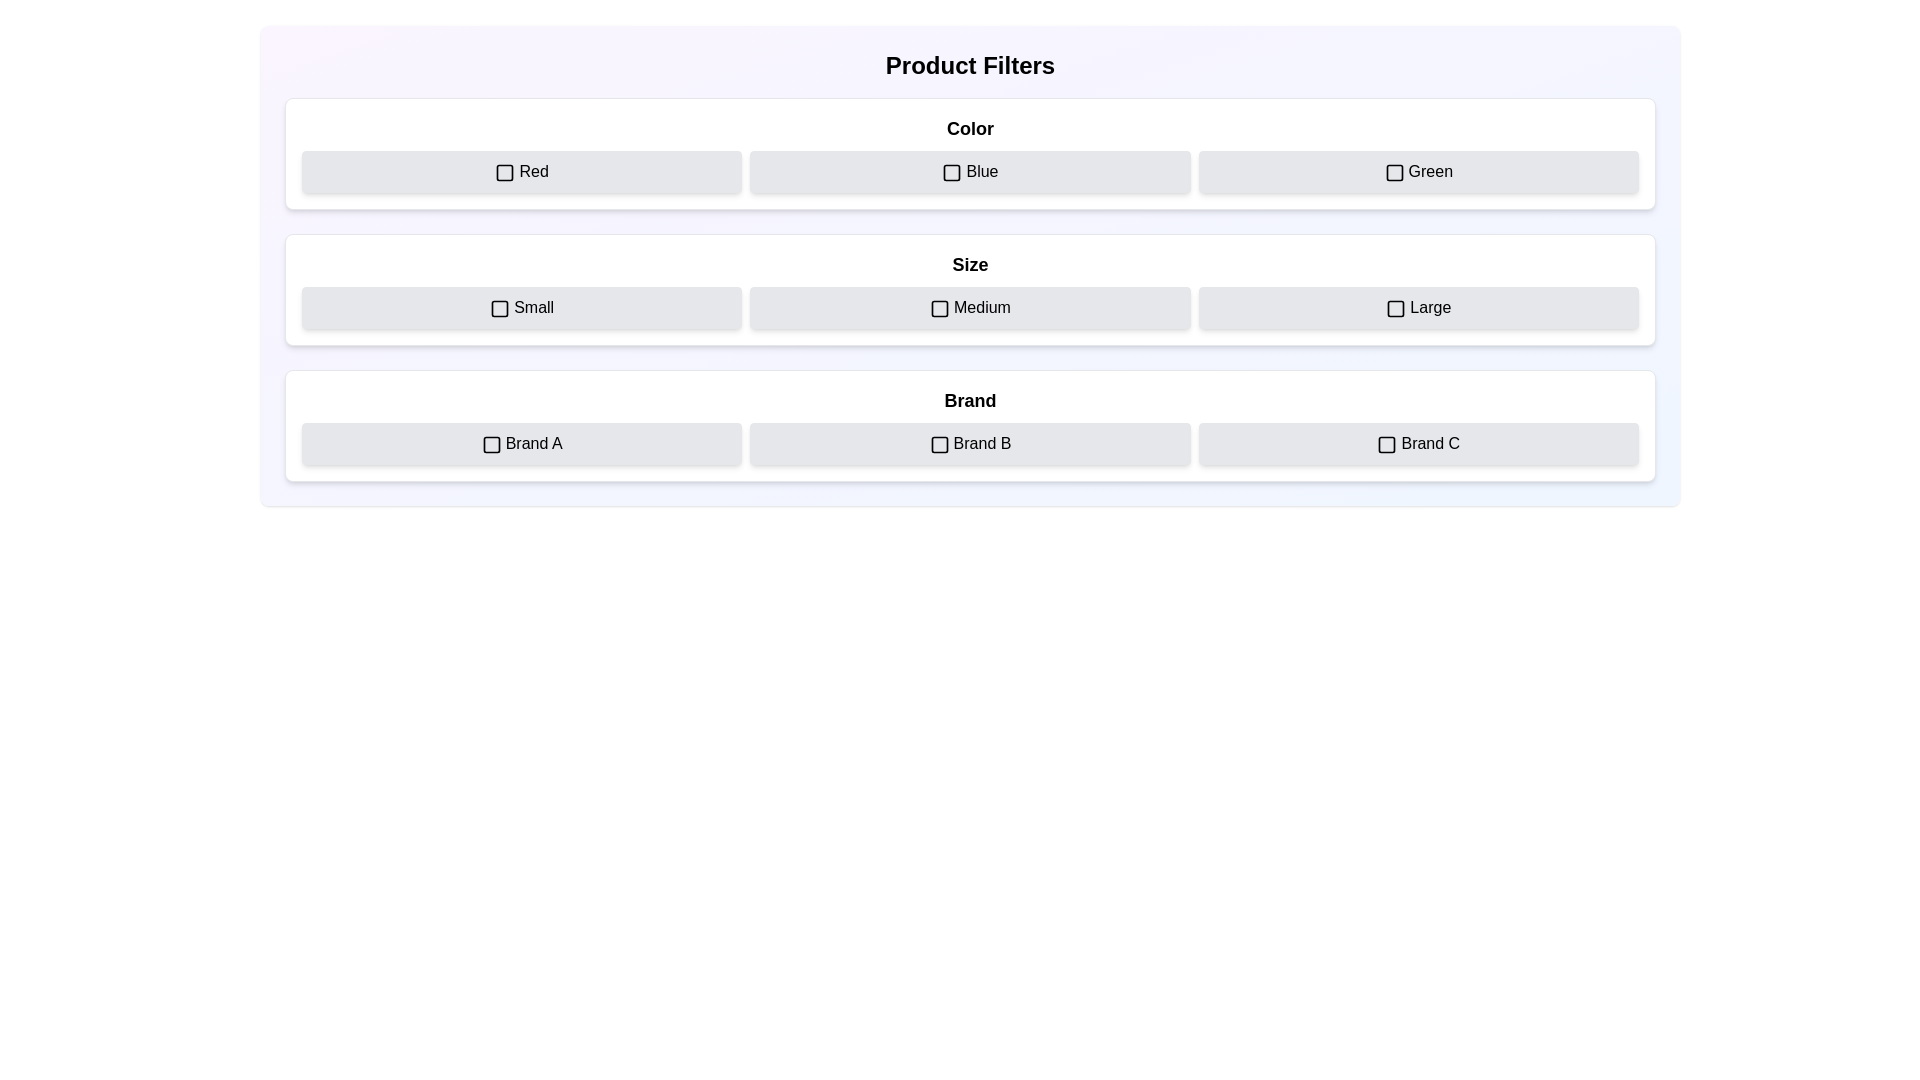  What do you see at coordinates (1417, 171) in the screenshot?
I see `the checkbox button labeled 'Green'` at bounding box center [1417, 171].